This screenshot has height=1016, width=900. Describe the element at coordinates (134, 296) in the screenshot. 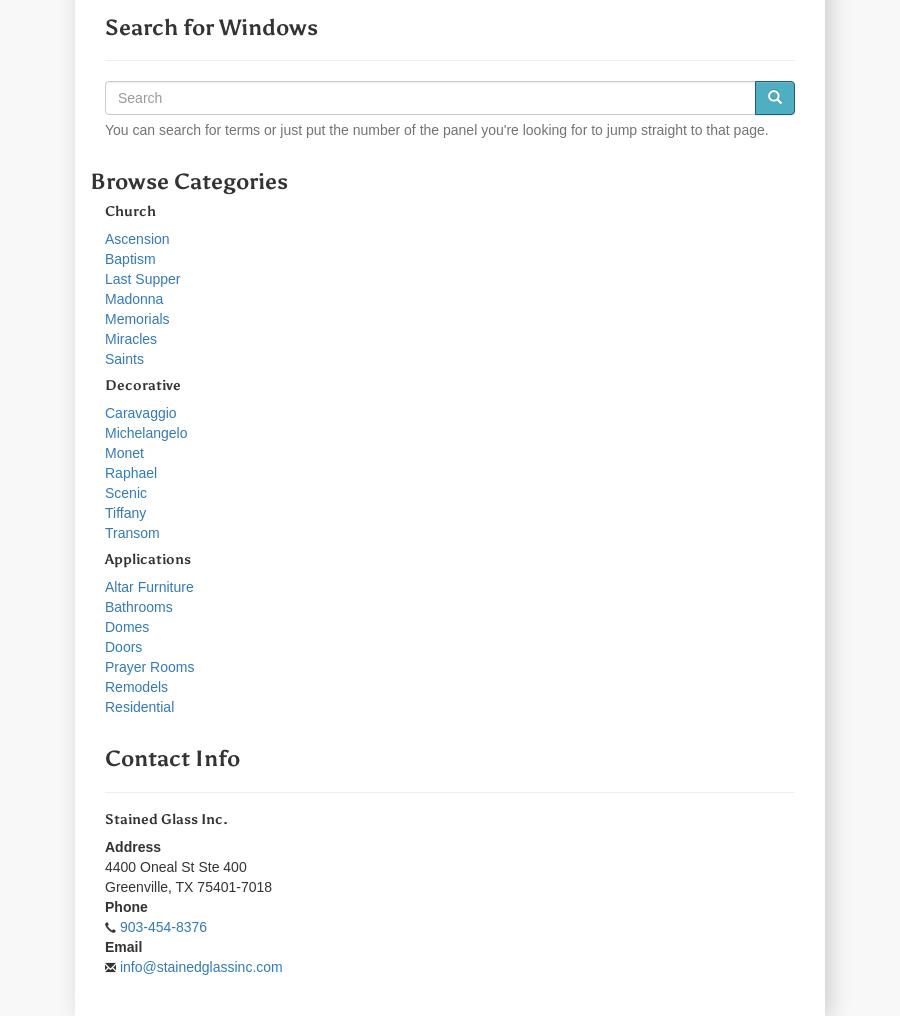

I see `'Madonna'` at that location.